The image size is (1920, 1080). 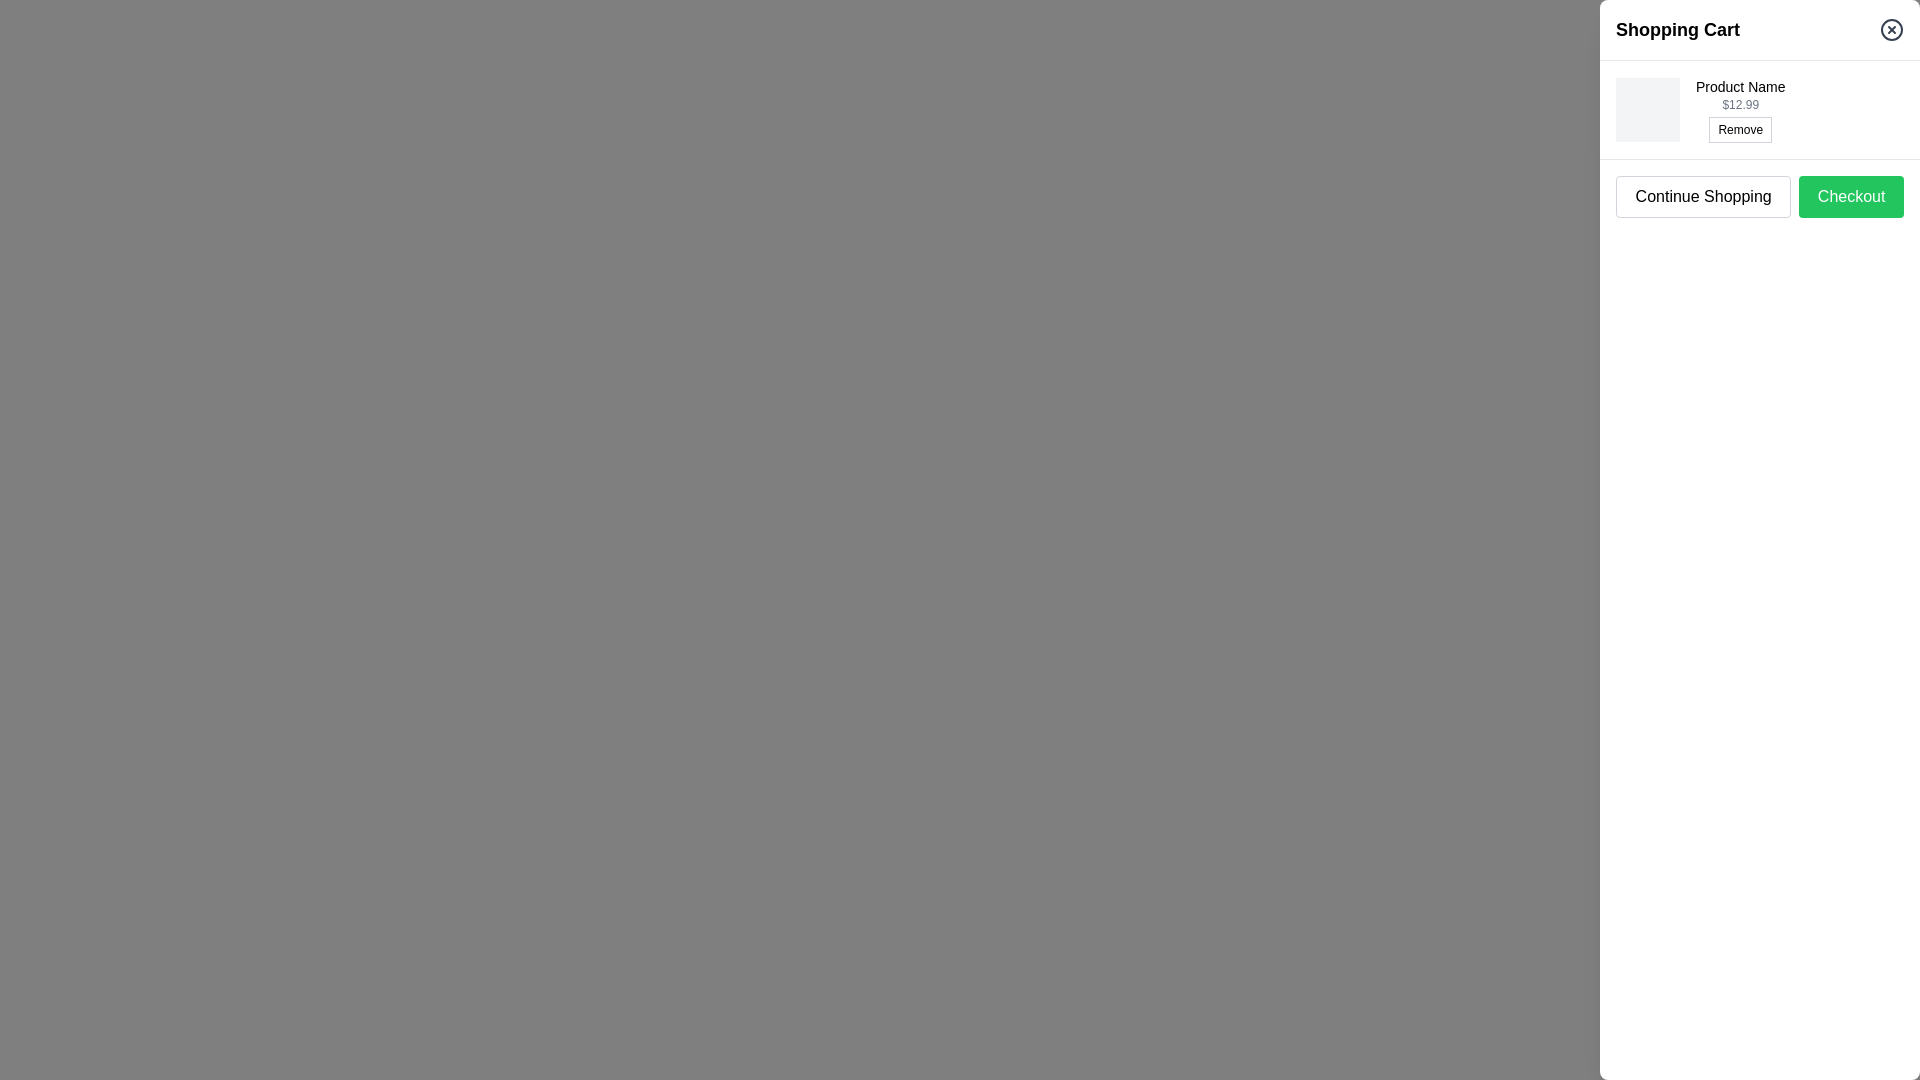 I want to click on the static text label displaying the price of the item ('$12.99'), located in the top-right section of the shopping cart interface, beneath the product name and above the 'Remove' button, so click(x=1739, y=104).